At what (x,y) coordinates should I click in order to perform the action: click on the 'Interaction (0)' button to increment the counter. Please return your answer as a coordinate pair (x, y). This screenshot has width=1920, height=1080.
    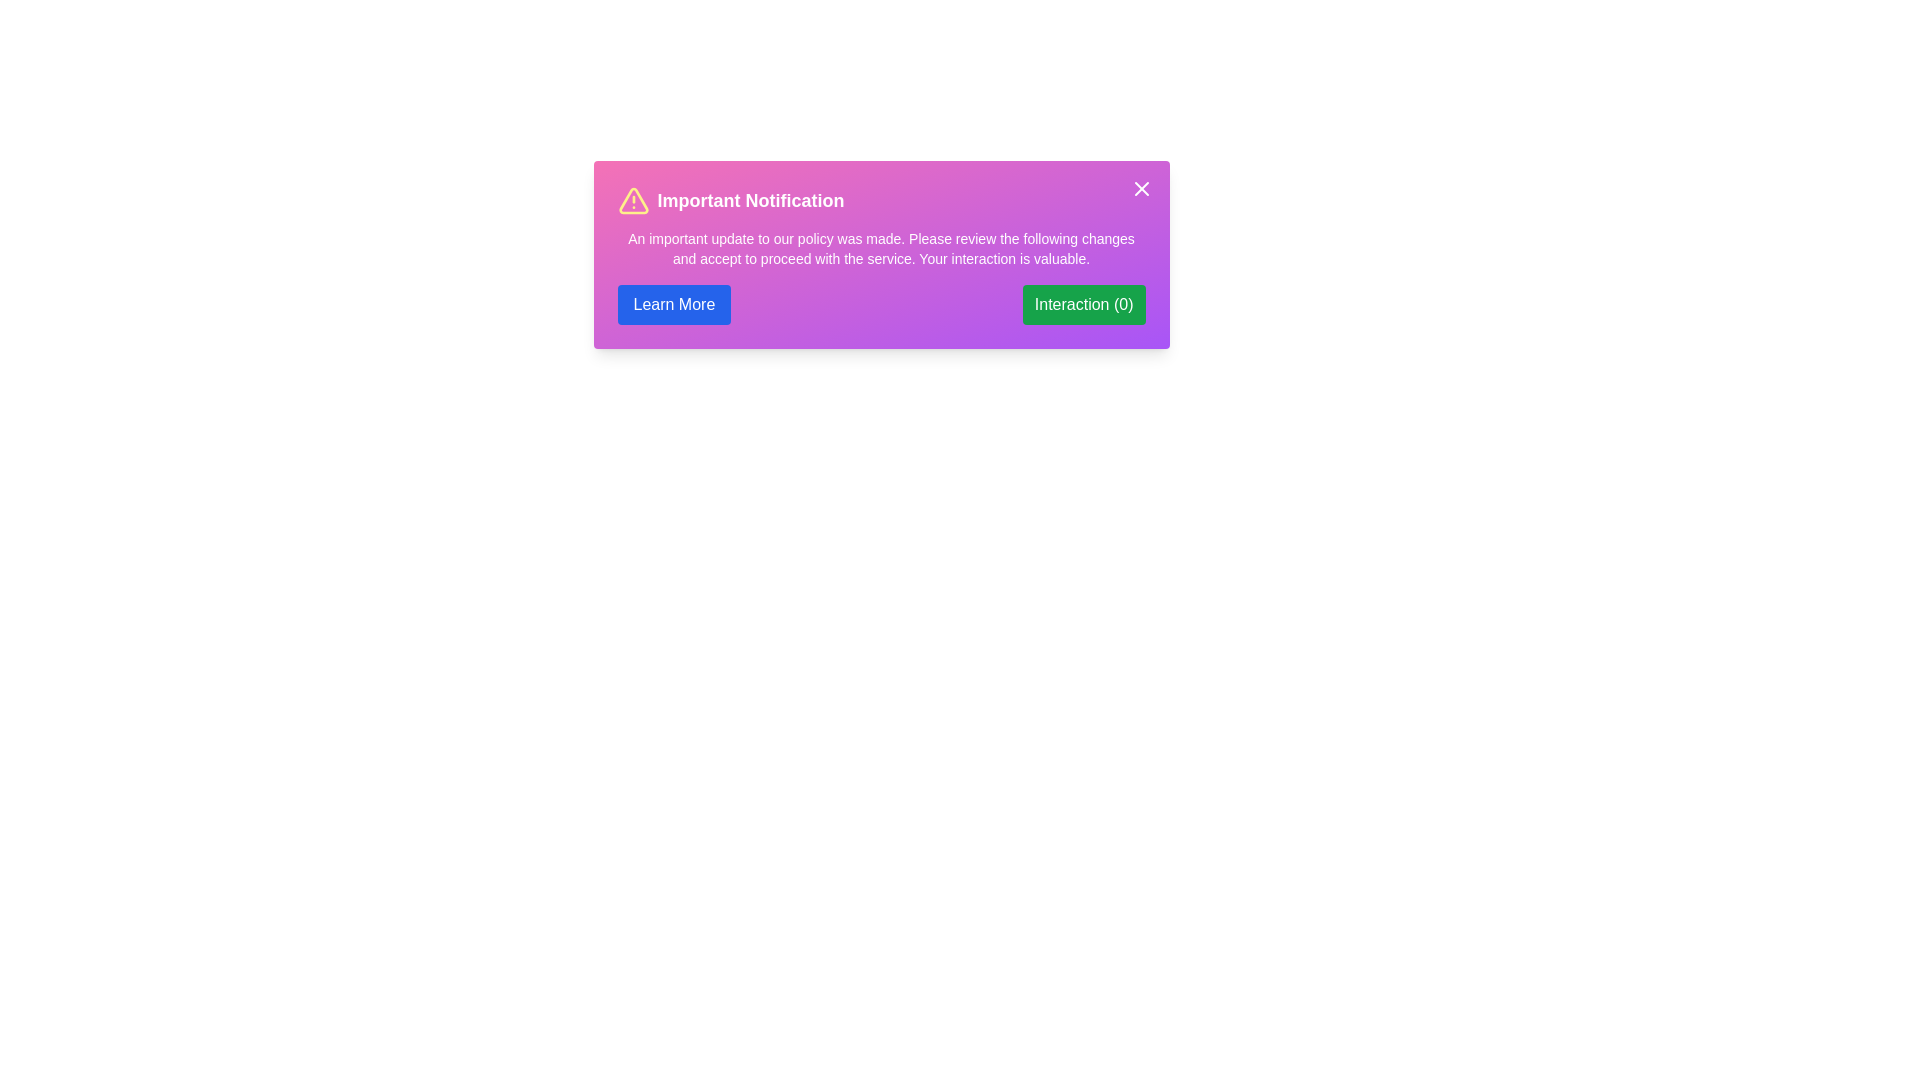
    Looking at the image, I should click on (1083, 304).